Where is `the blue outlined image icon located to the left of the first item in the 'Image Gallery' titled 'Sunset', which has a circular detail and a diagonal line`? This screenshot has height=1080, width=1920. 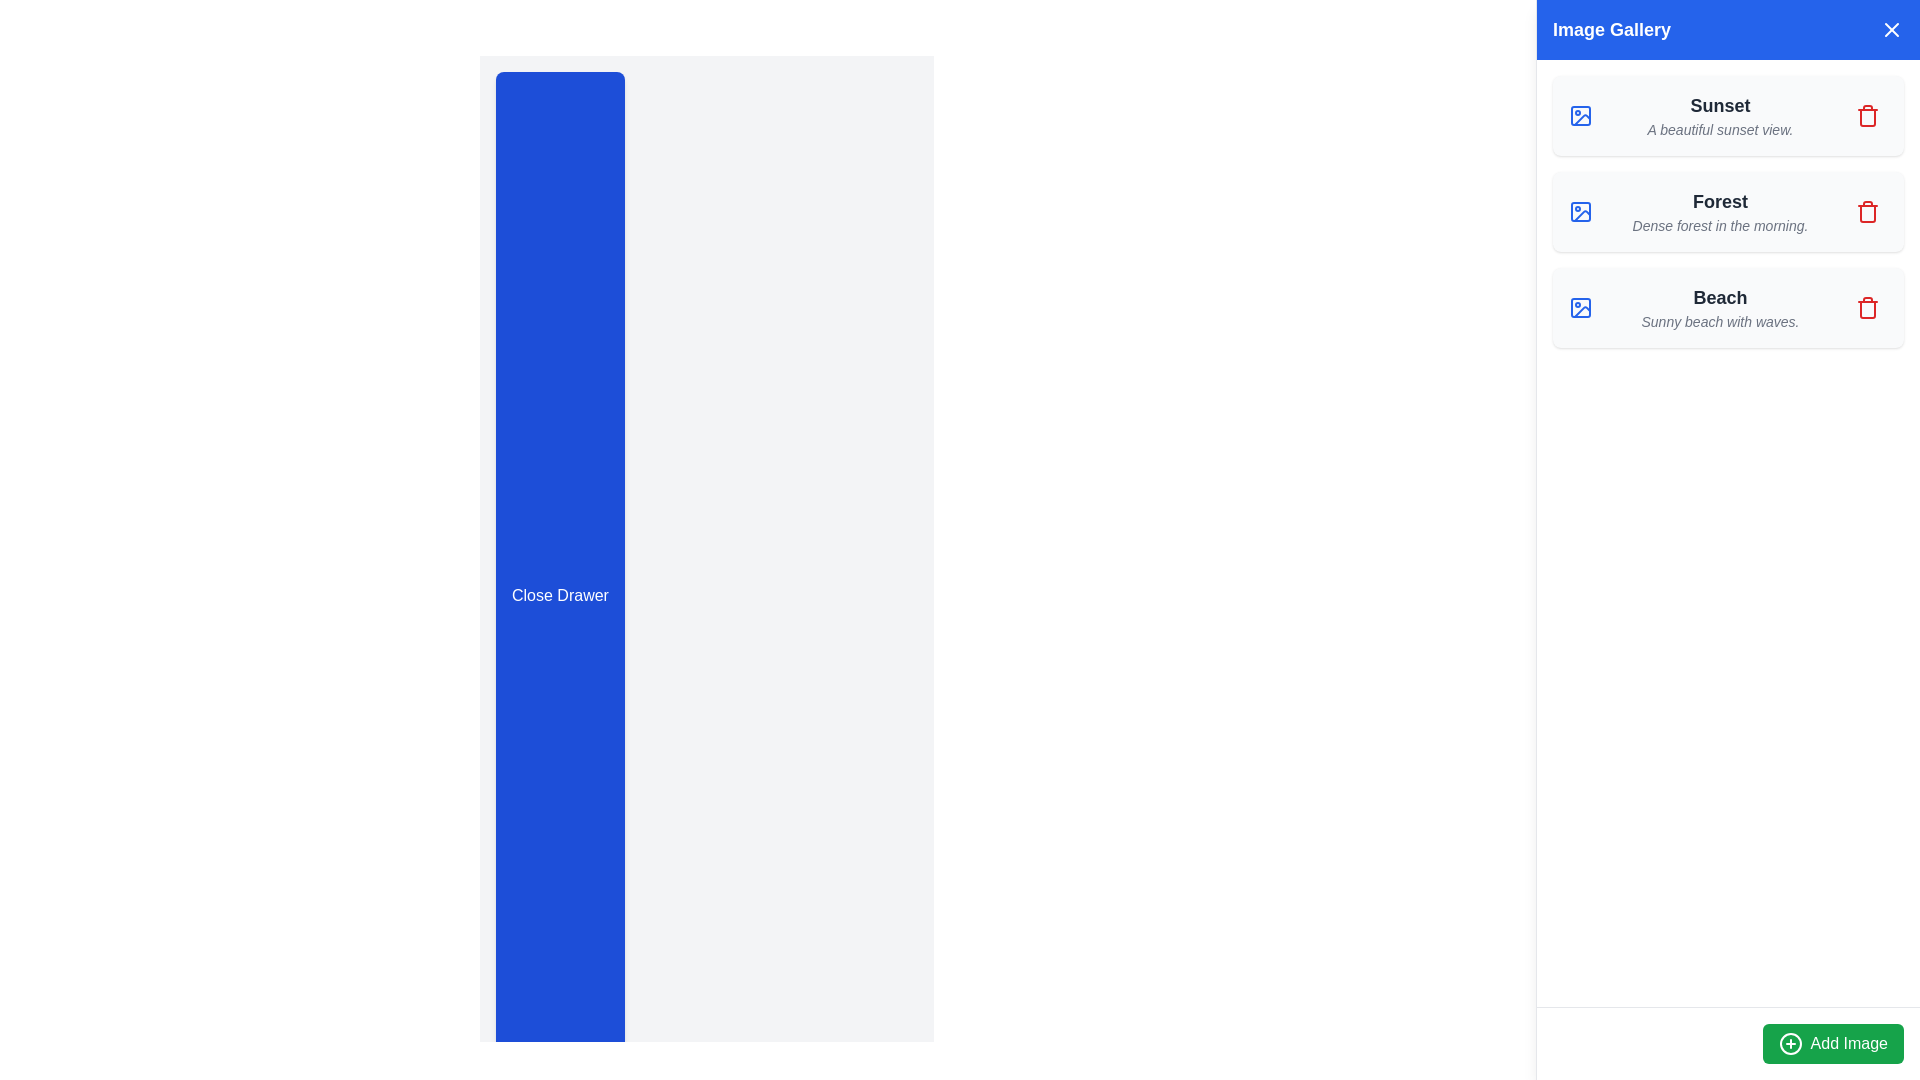
the blue outlined image icon located to the left of the first item in the 'Image Gallery' titled 'Sunset', which has a circular detail and a diagonal line is located at coordinates (1579, 115).